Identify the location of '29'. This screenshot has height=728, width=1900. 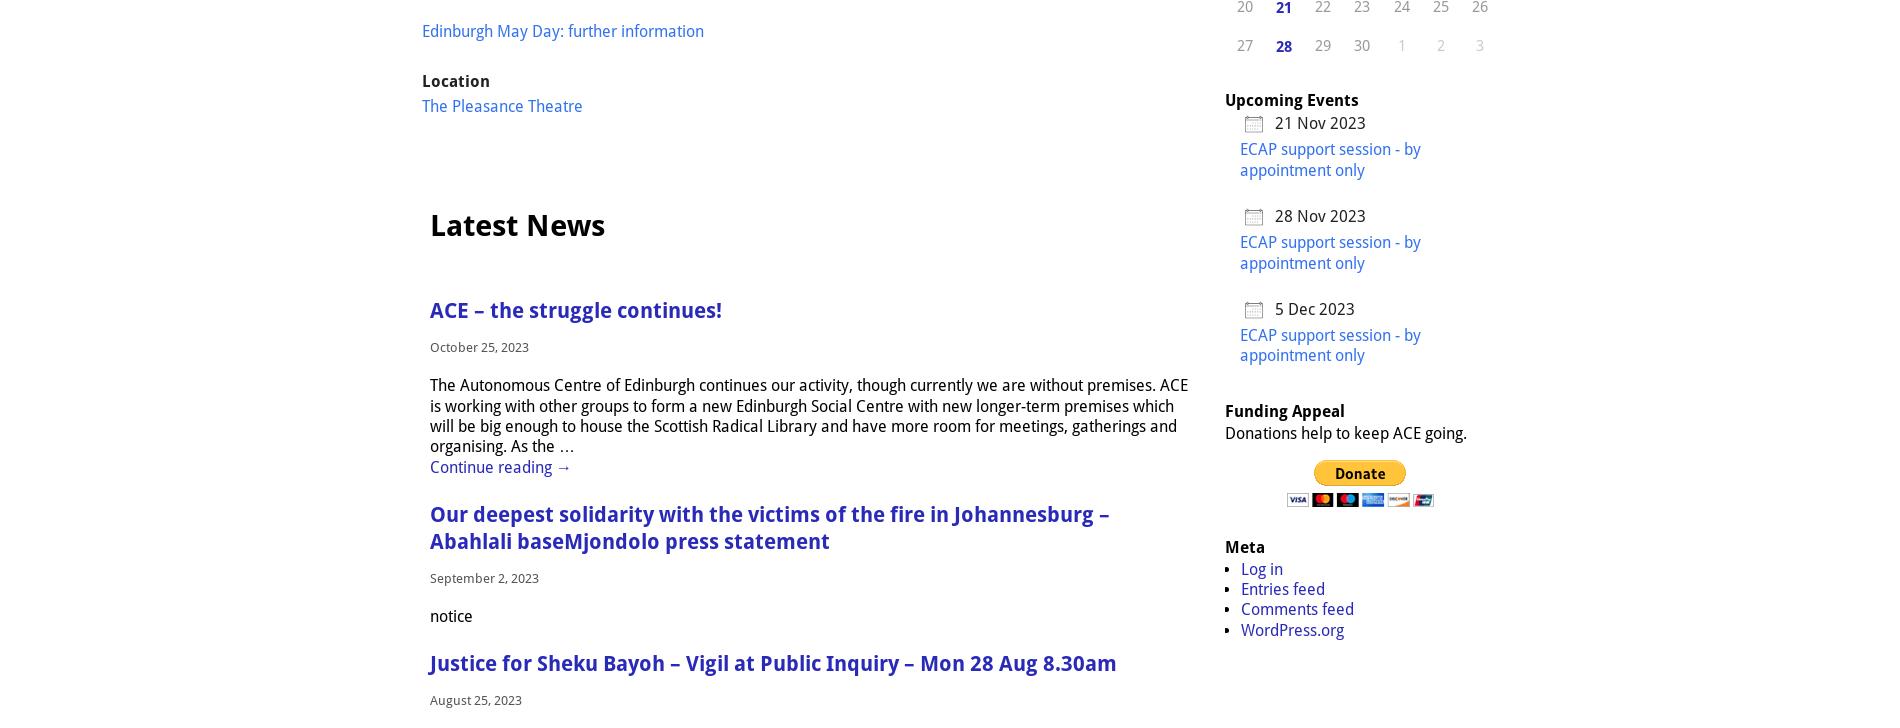
(1313, 44).